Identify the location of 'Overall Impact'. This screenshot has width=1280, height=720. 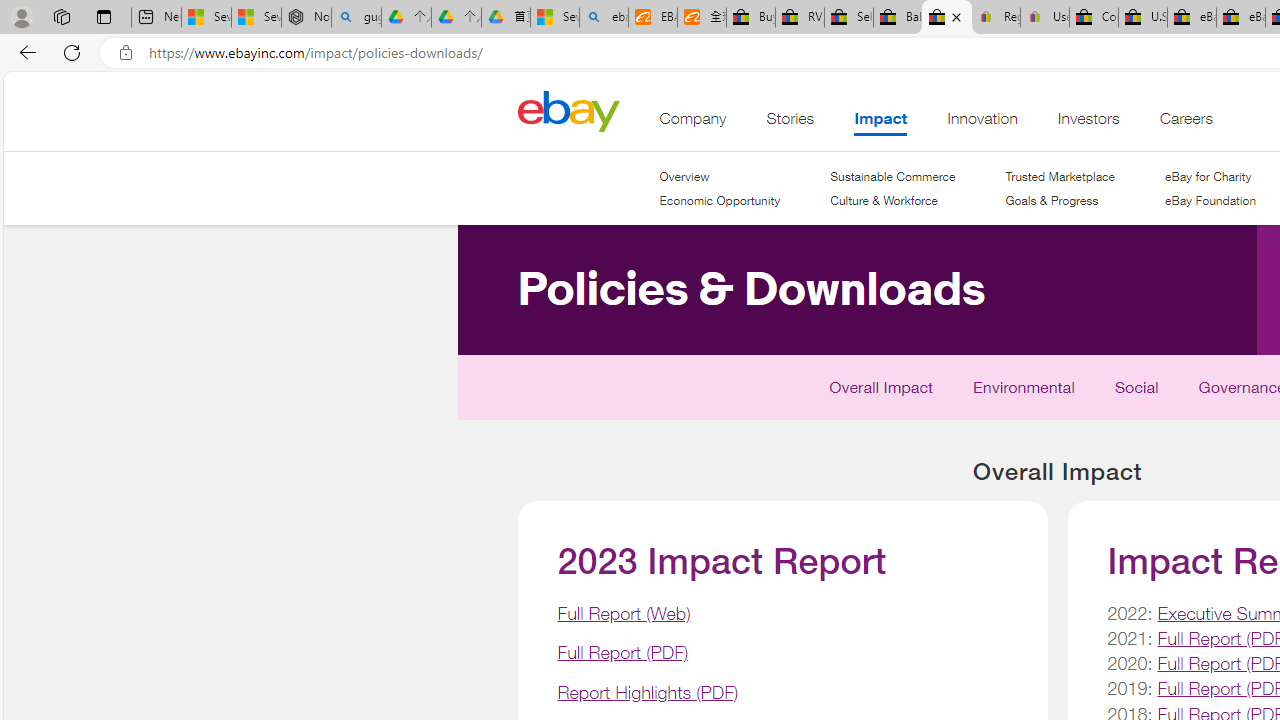
(880, 391).